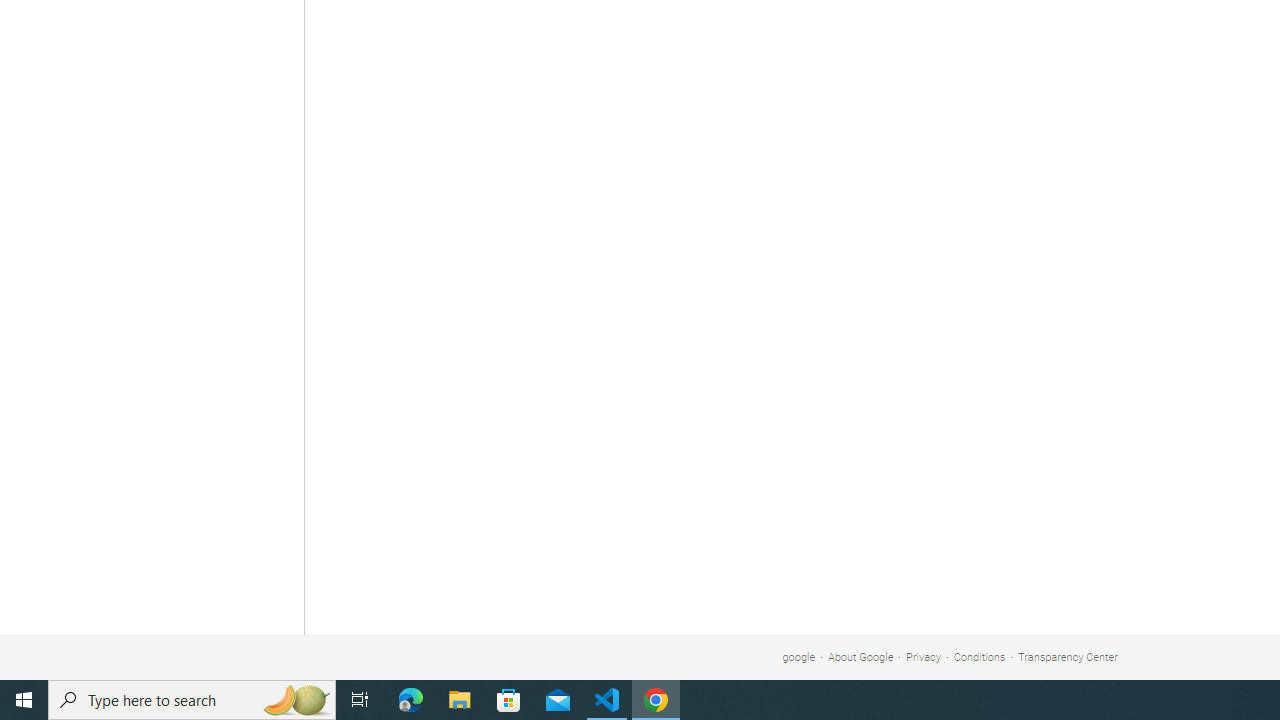  I want to click on 'Search highlights icon opens search home window', so click(294, 698).